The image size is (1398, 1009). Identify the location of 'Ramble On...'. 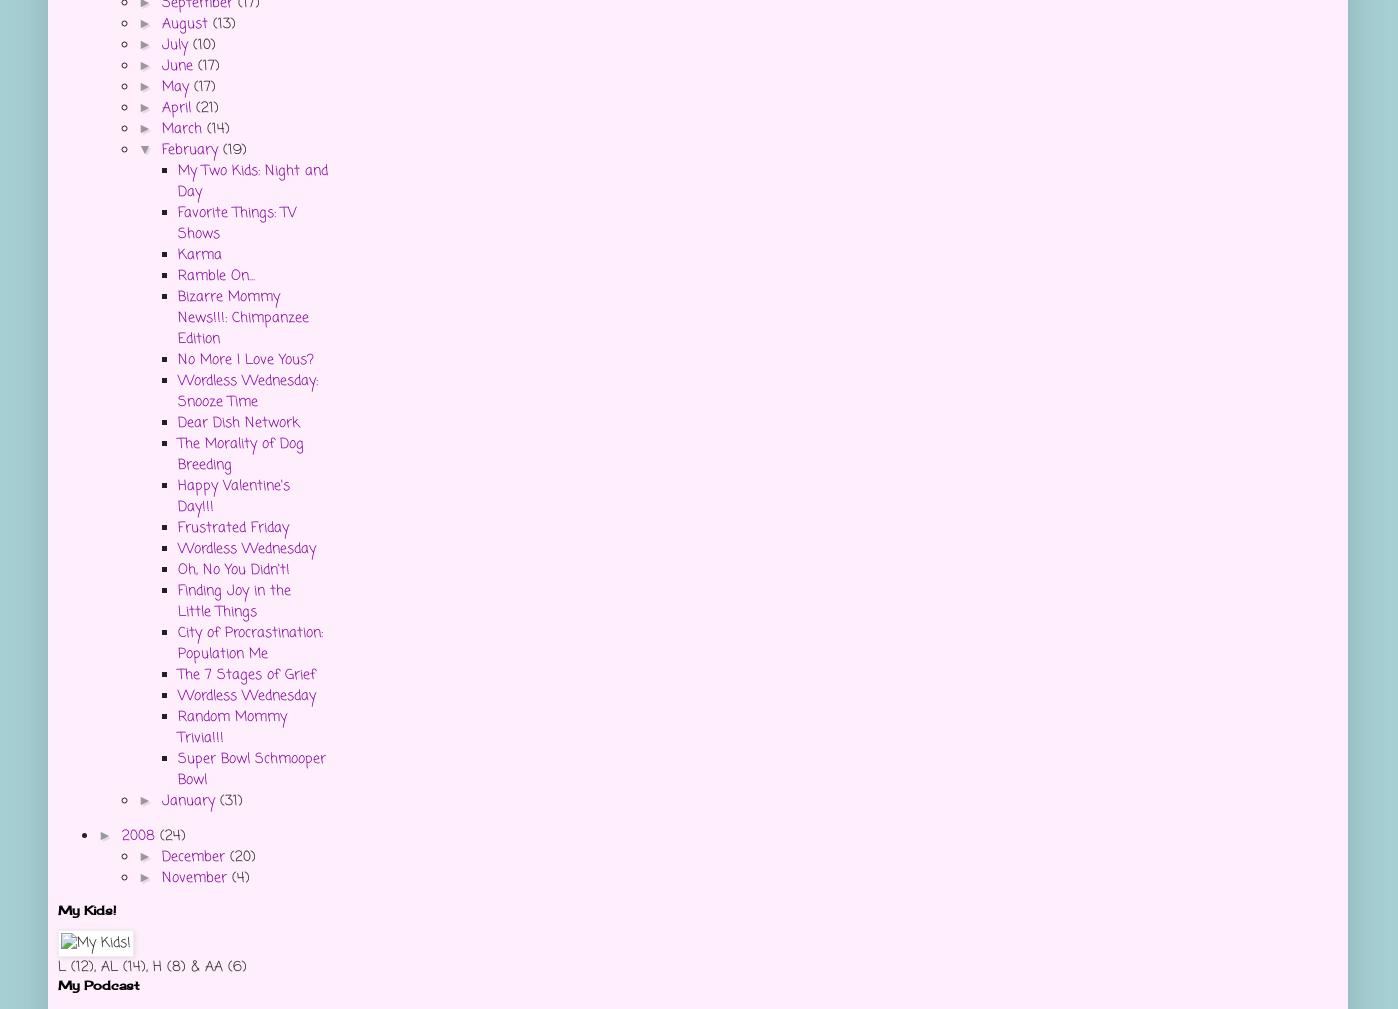
(216, 275).